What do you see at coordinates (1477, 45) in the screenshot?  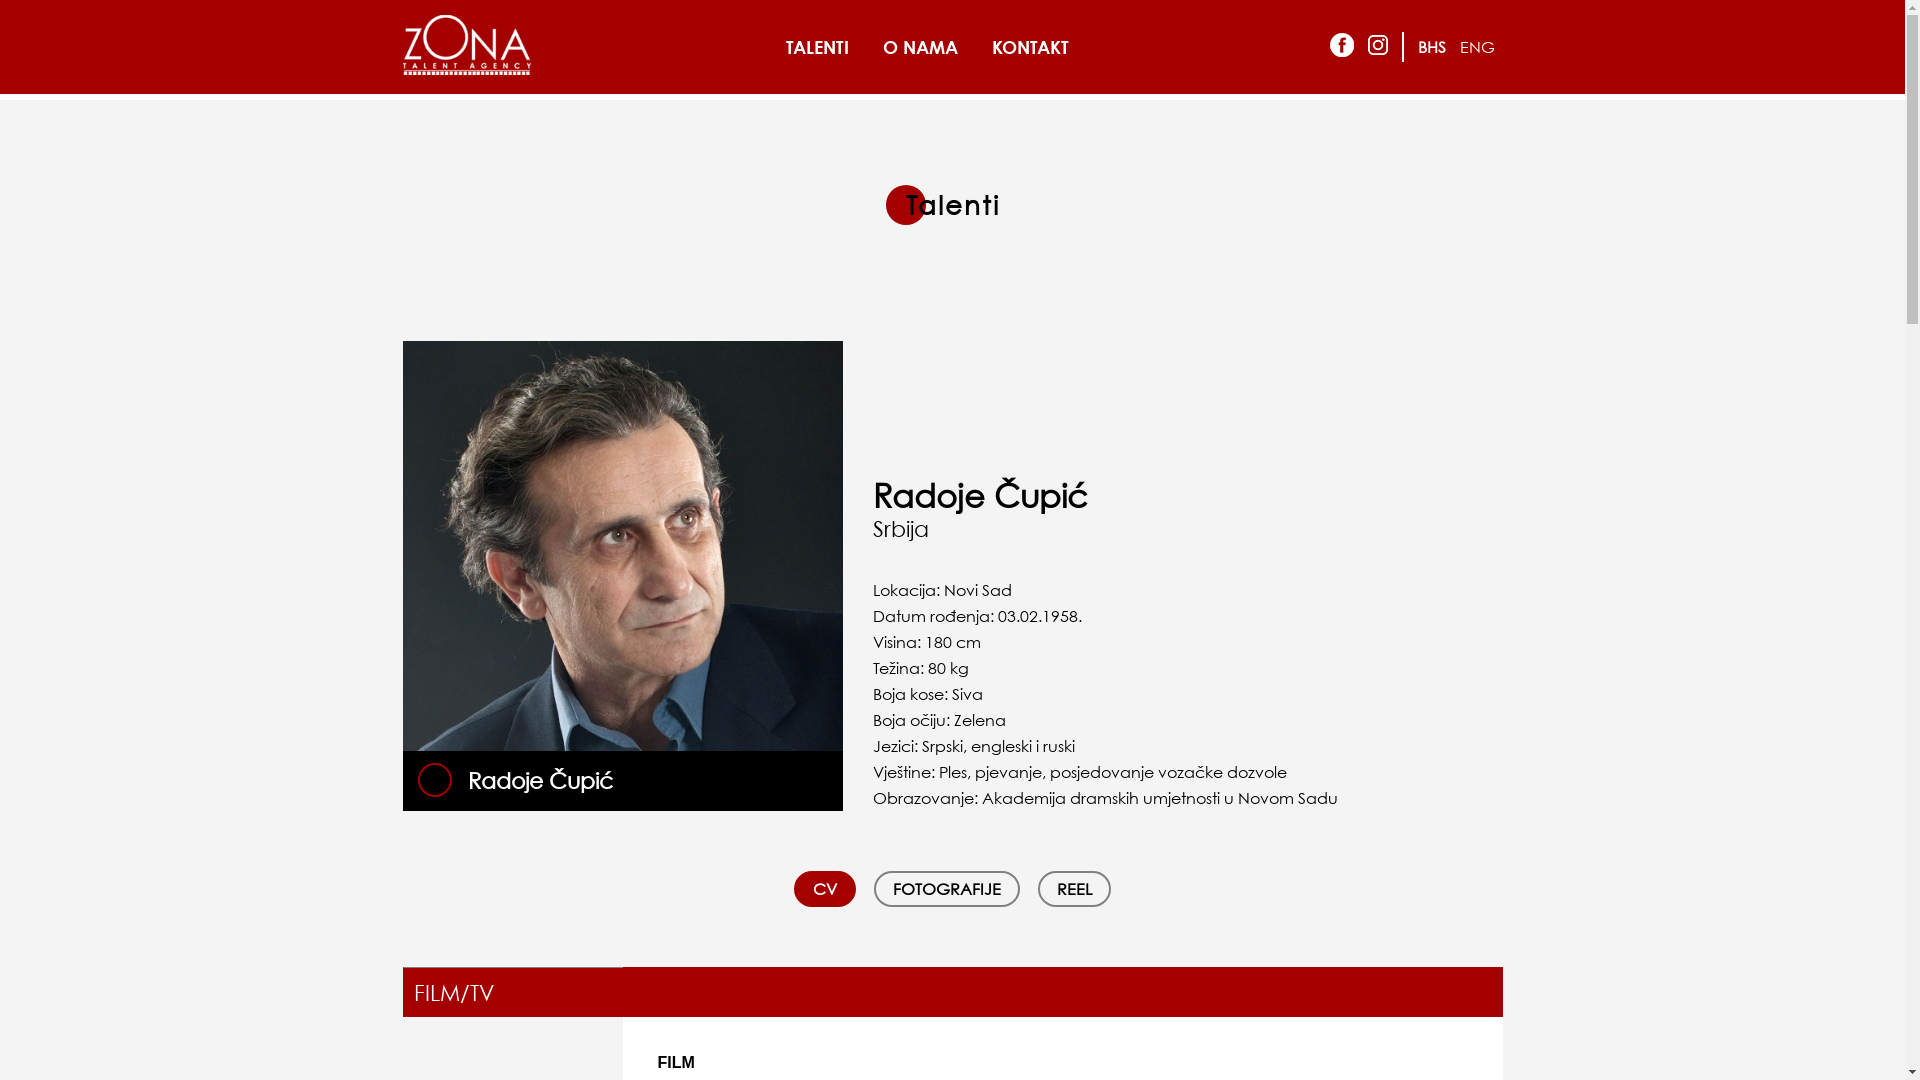 I see `'ENG'` at bounding box center [1477, 45].